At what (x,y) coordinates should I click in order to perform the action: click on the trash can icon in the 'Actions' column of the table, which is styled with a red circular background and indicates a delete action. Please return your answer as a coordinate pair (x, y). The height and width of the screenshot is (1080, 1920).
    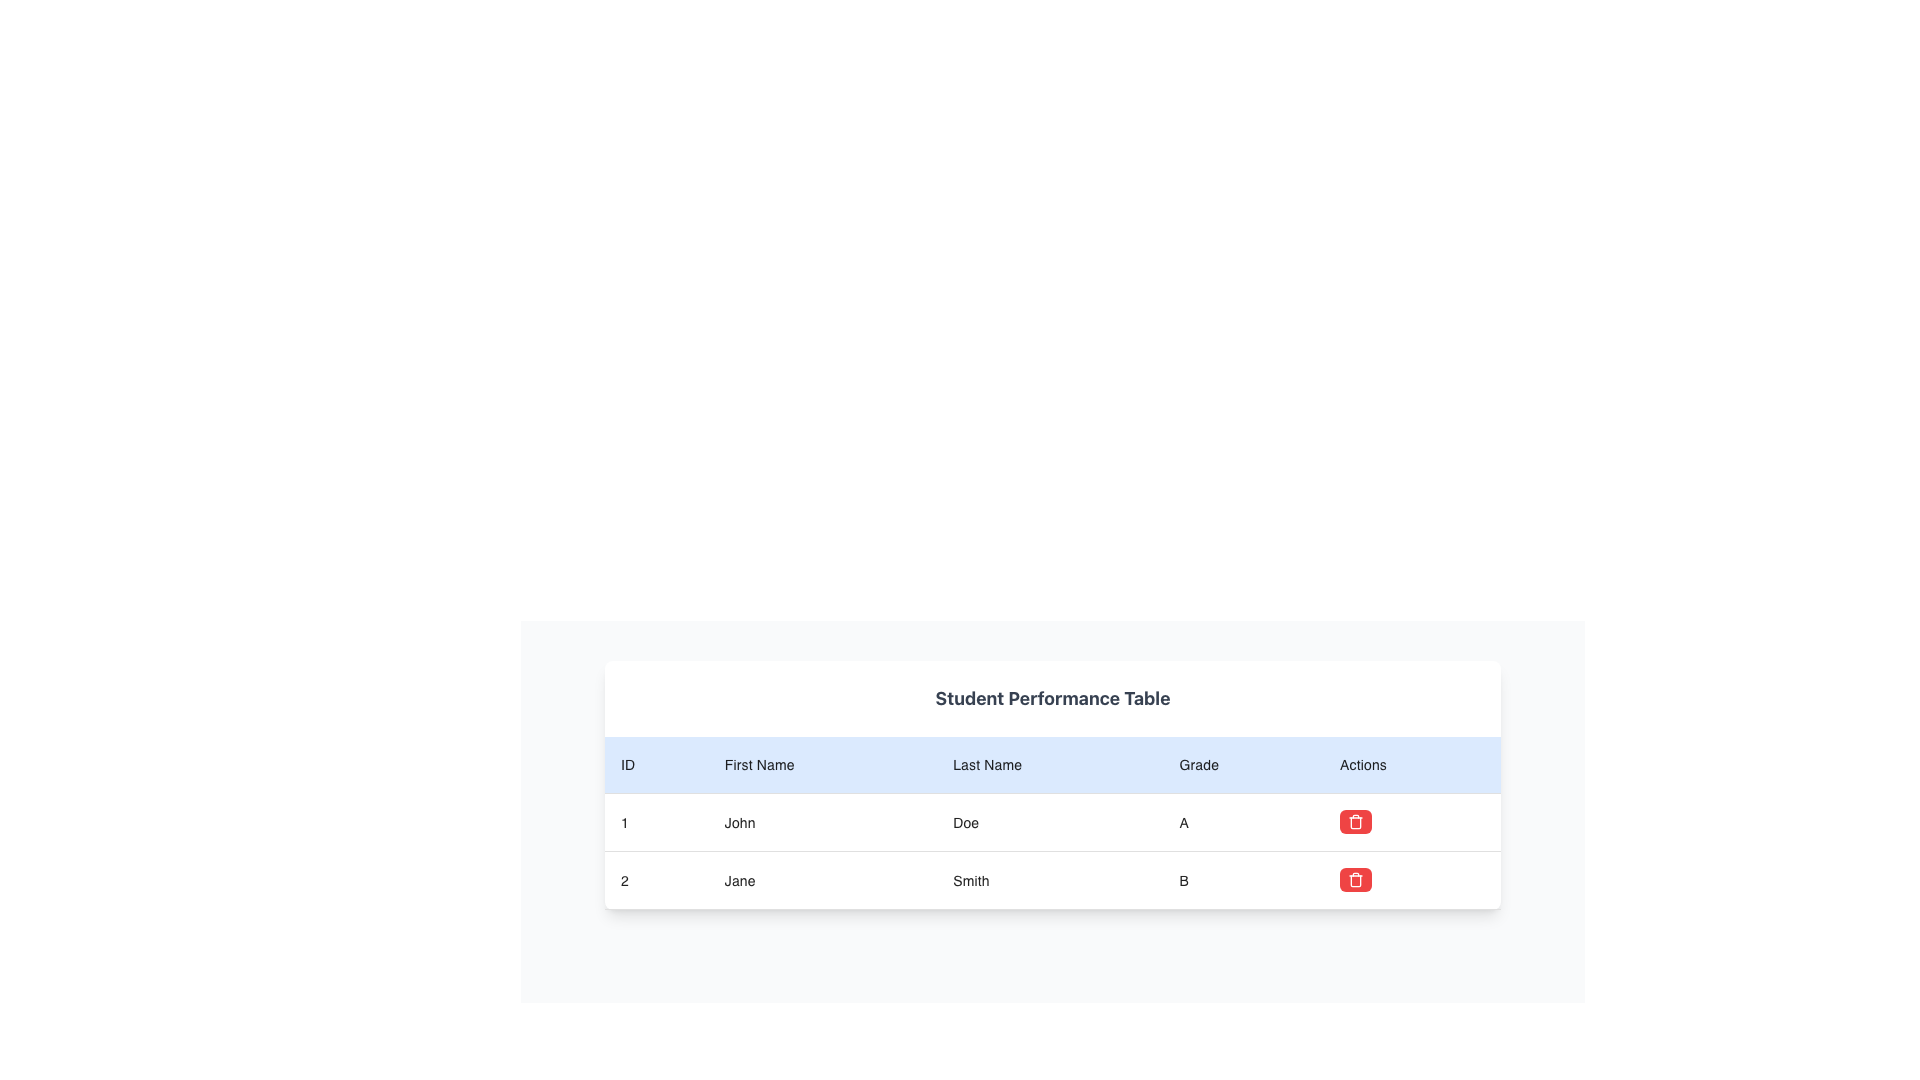
    Looking at the image, I should click on (1356, 821).